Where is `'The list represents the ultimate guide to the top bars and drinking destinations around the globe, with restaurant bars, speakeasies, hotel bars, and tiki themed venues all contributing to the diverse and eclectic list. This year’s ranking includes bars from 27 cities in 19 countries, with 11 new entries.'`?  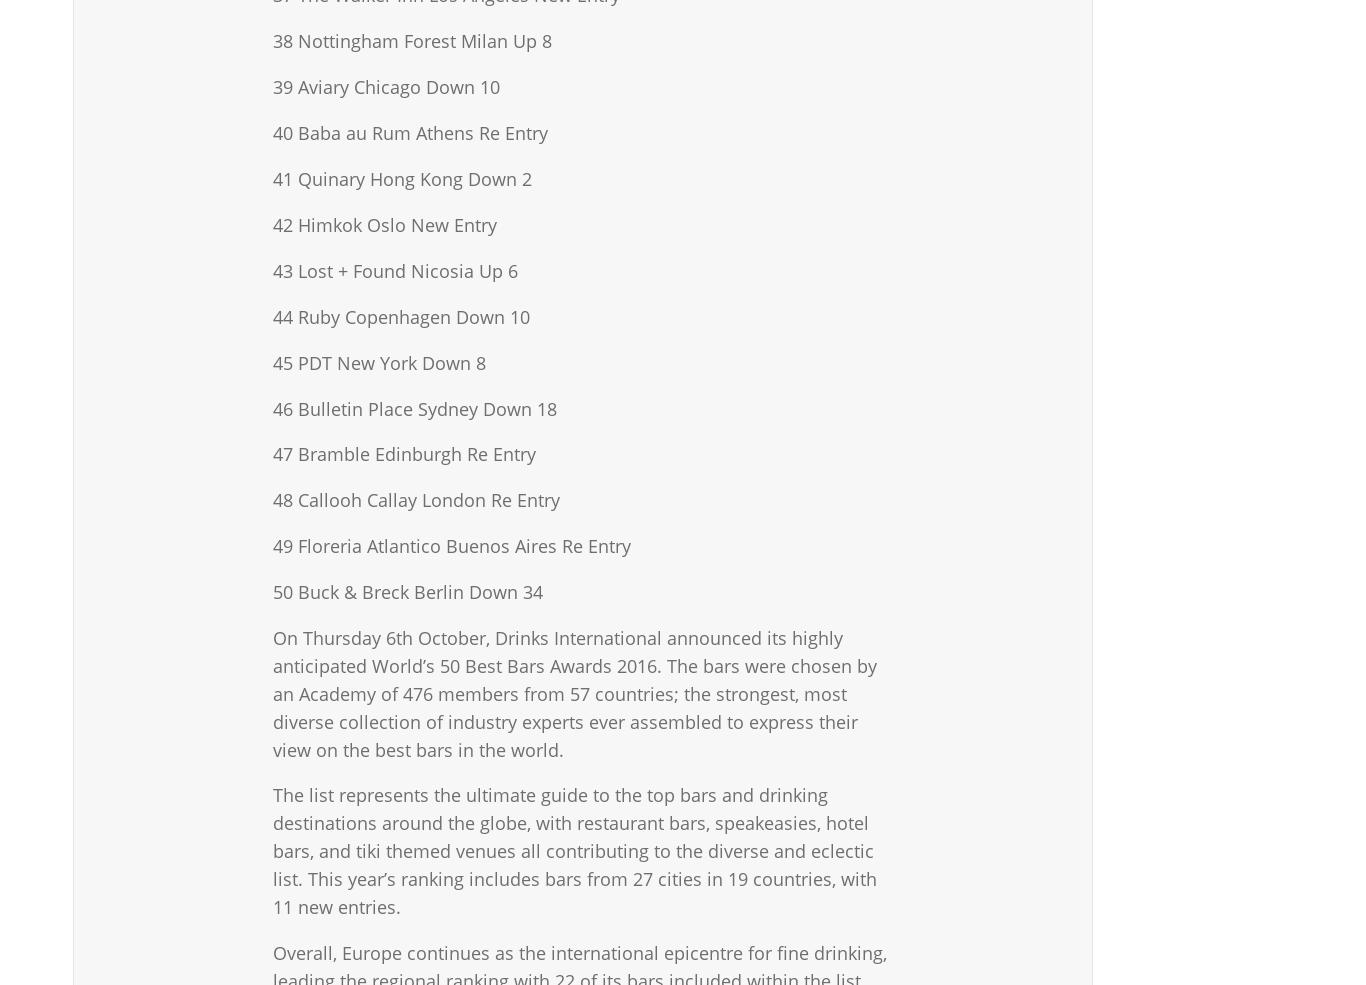
'The list represents the ultimate guide to the top bars and drinking destinations around the globe, with restaurant bars, speakeasies, hotel bars, and tiki themed venues all contributing to the diverse and eclectic list. This year’s ranking includes bars from 27 cities in 19 countries, with 11 new entries.' is located at coordinates (573, 849).